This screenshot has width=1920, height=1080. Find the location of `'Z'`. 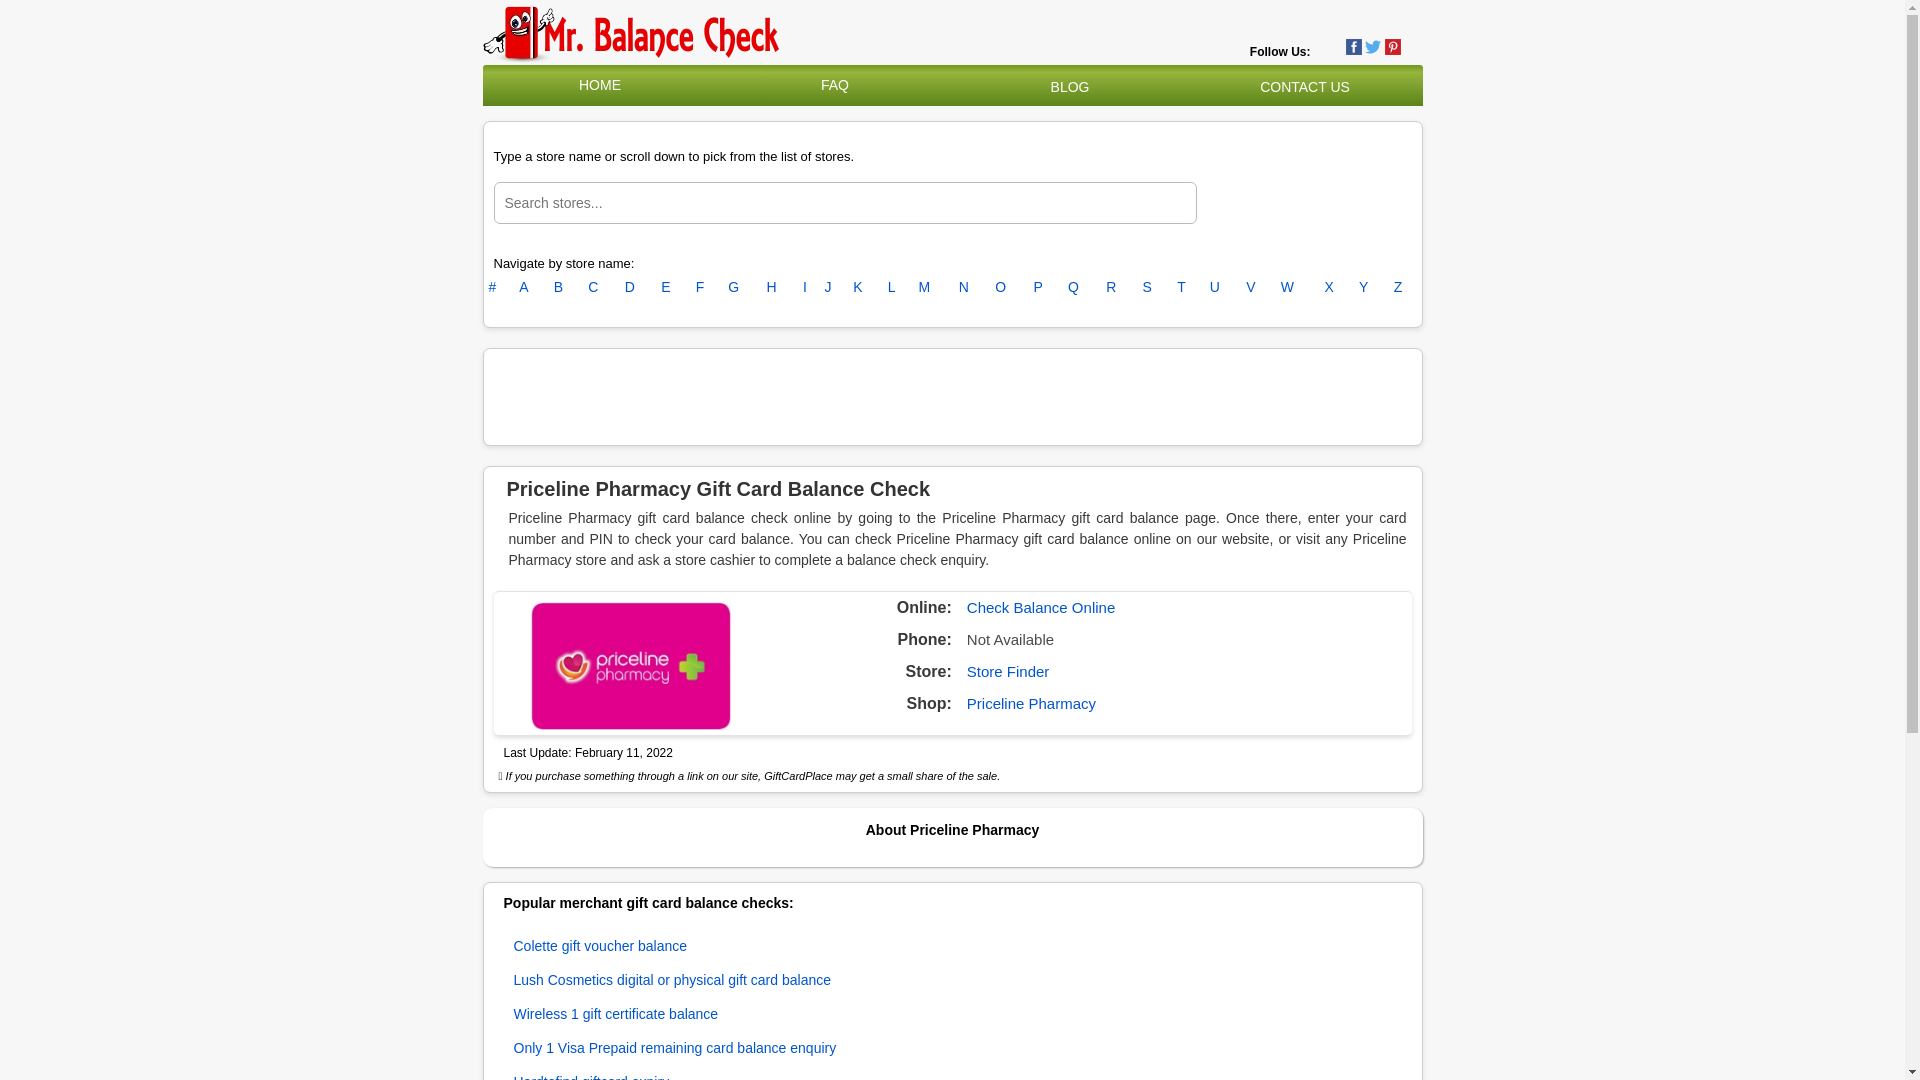

'Z' is located at coordinates (1397, 286).